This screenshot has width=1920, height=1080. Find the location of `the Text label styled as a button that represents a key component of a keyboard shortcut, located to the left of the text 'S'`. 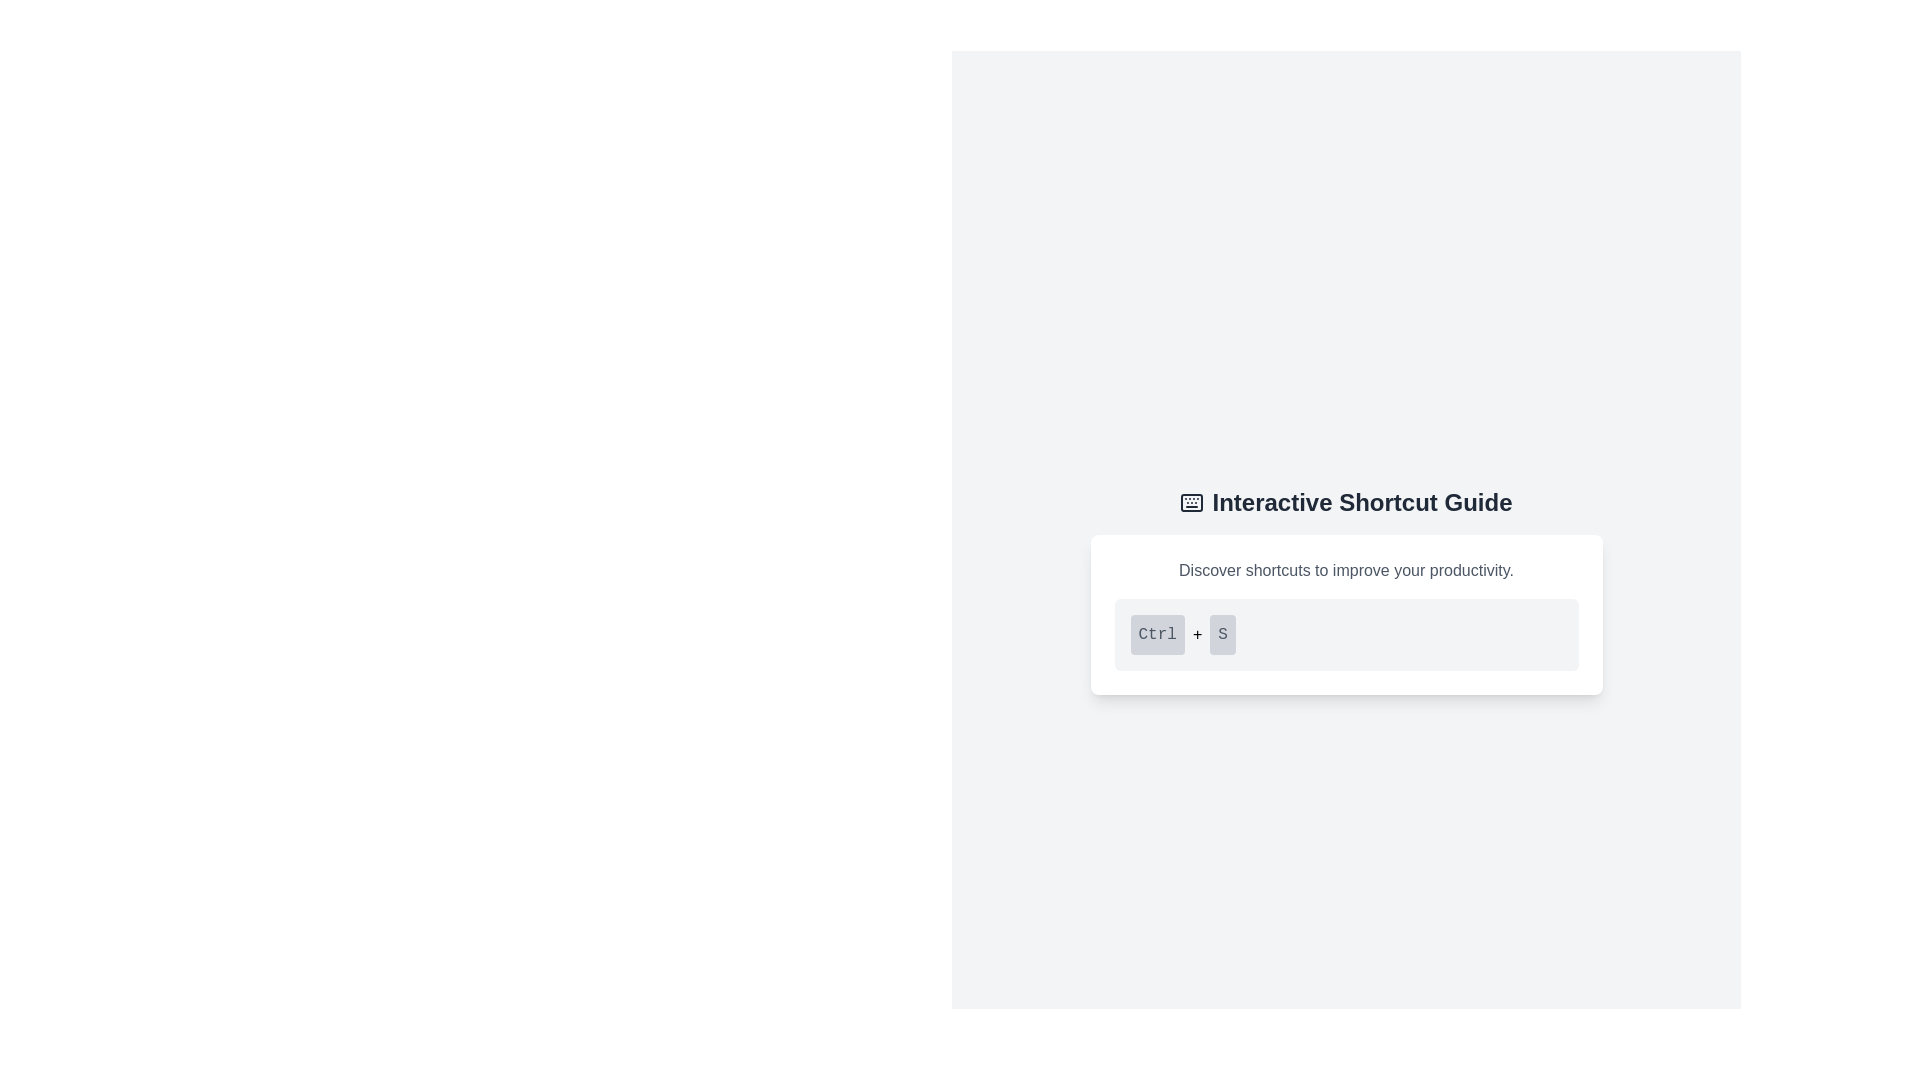

the Text label styled as a button that represents a key component of a keyboard shortcut, located to the left of the text 'S' is located at coordinates (1157, 635).